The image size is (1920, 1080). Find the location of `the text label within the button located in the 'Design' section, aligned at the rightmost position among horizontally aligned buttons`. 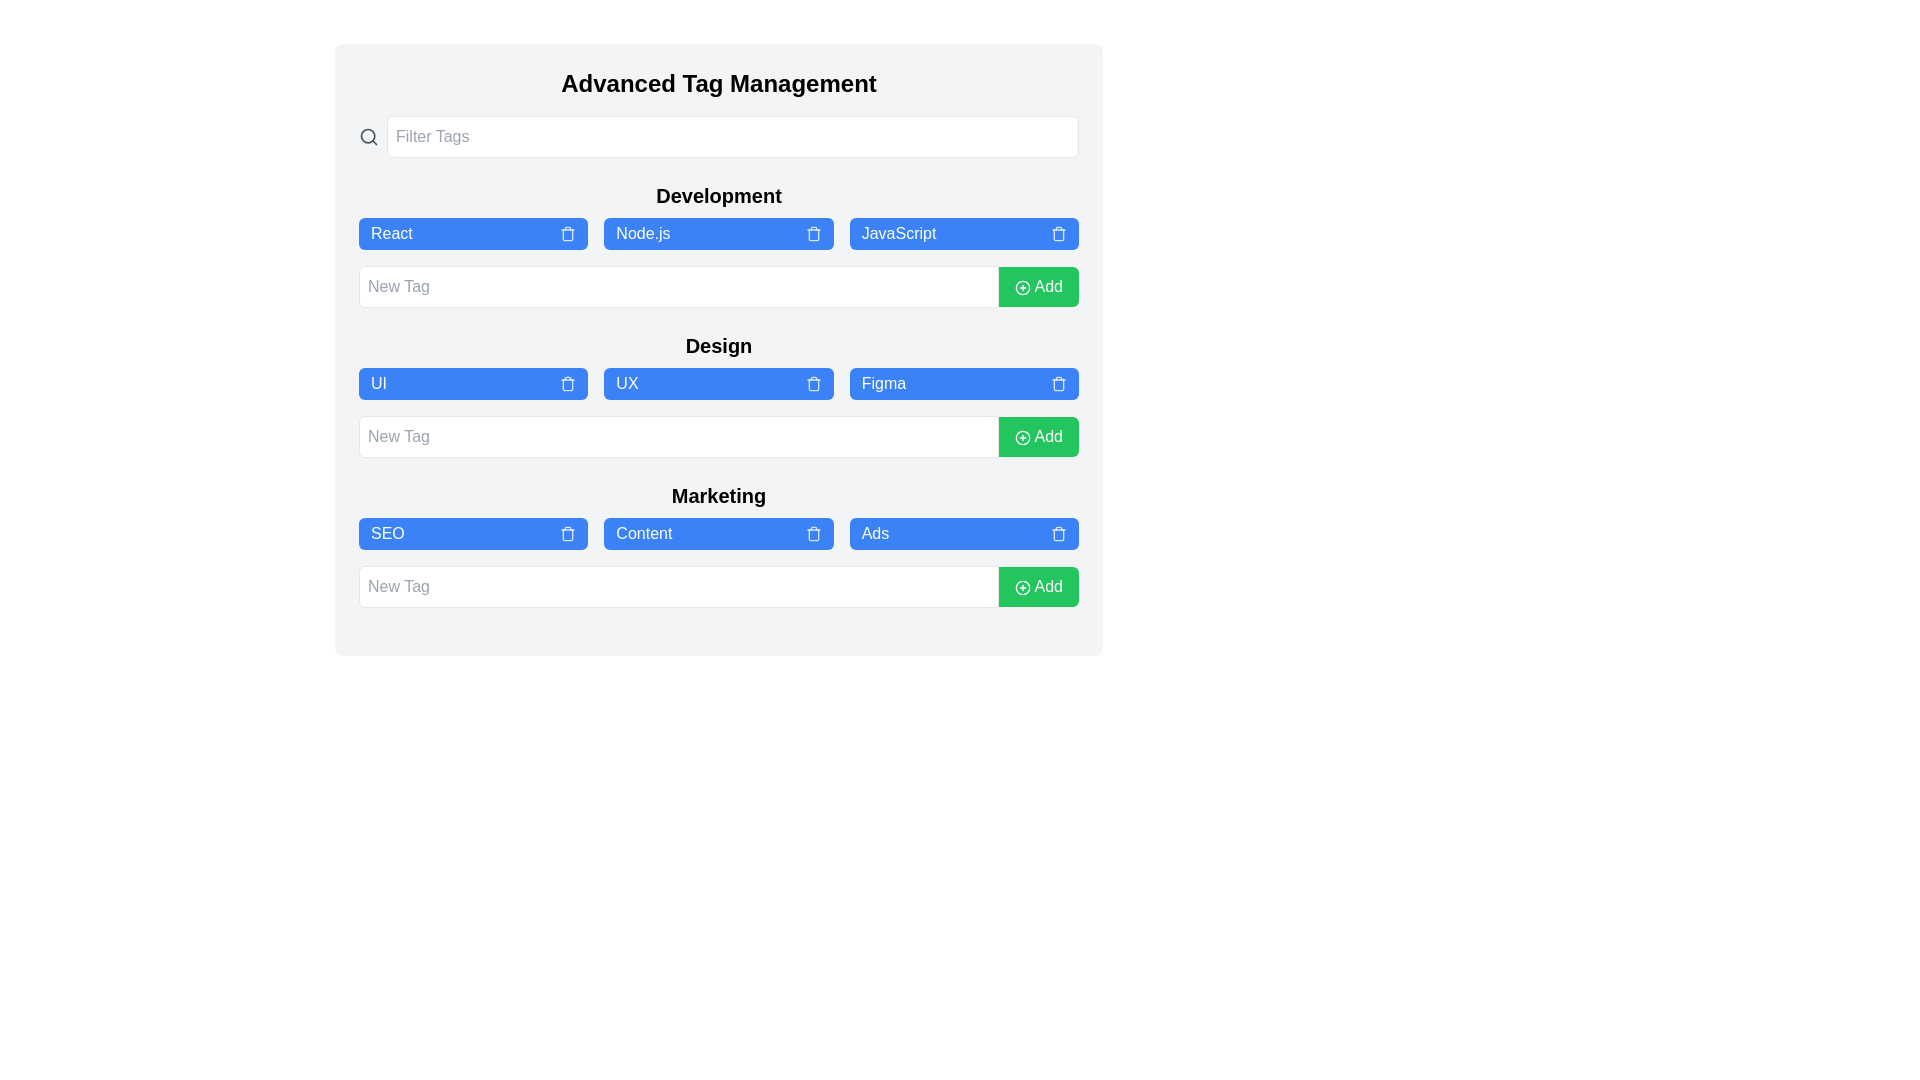

the text label within the button located in the 'Design' section, aligned at the rightmost position among horizontally aligned buttons is located at coordinates (882, 384).